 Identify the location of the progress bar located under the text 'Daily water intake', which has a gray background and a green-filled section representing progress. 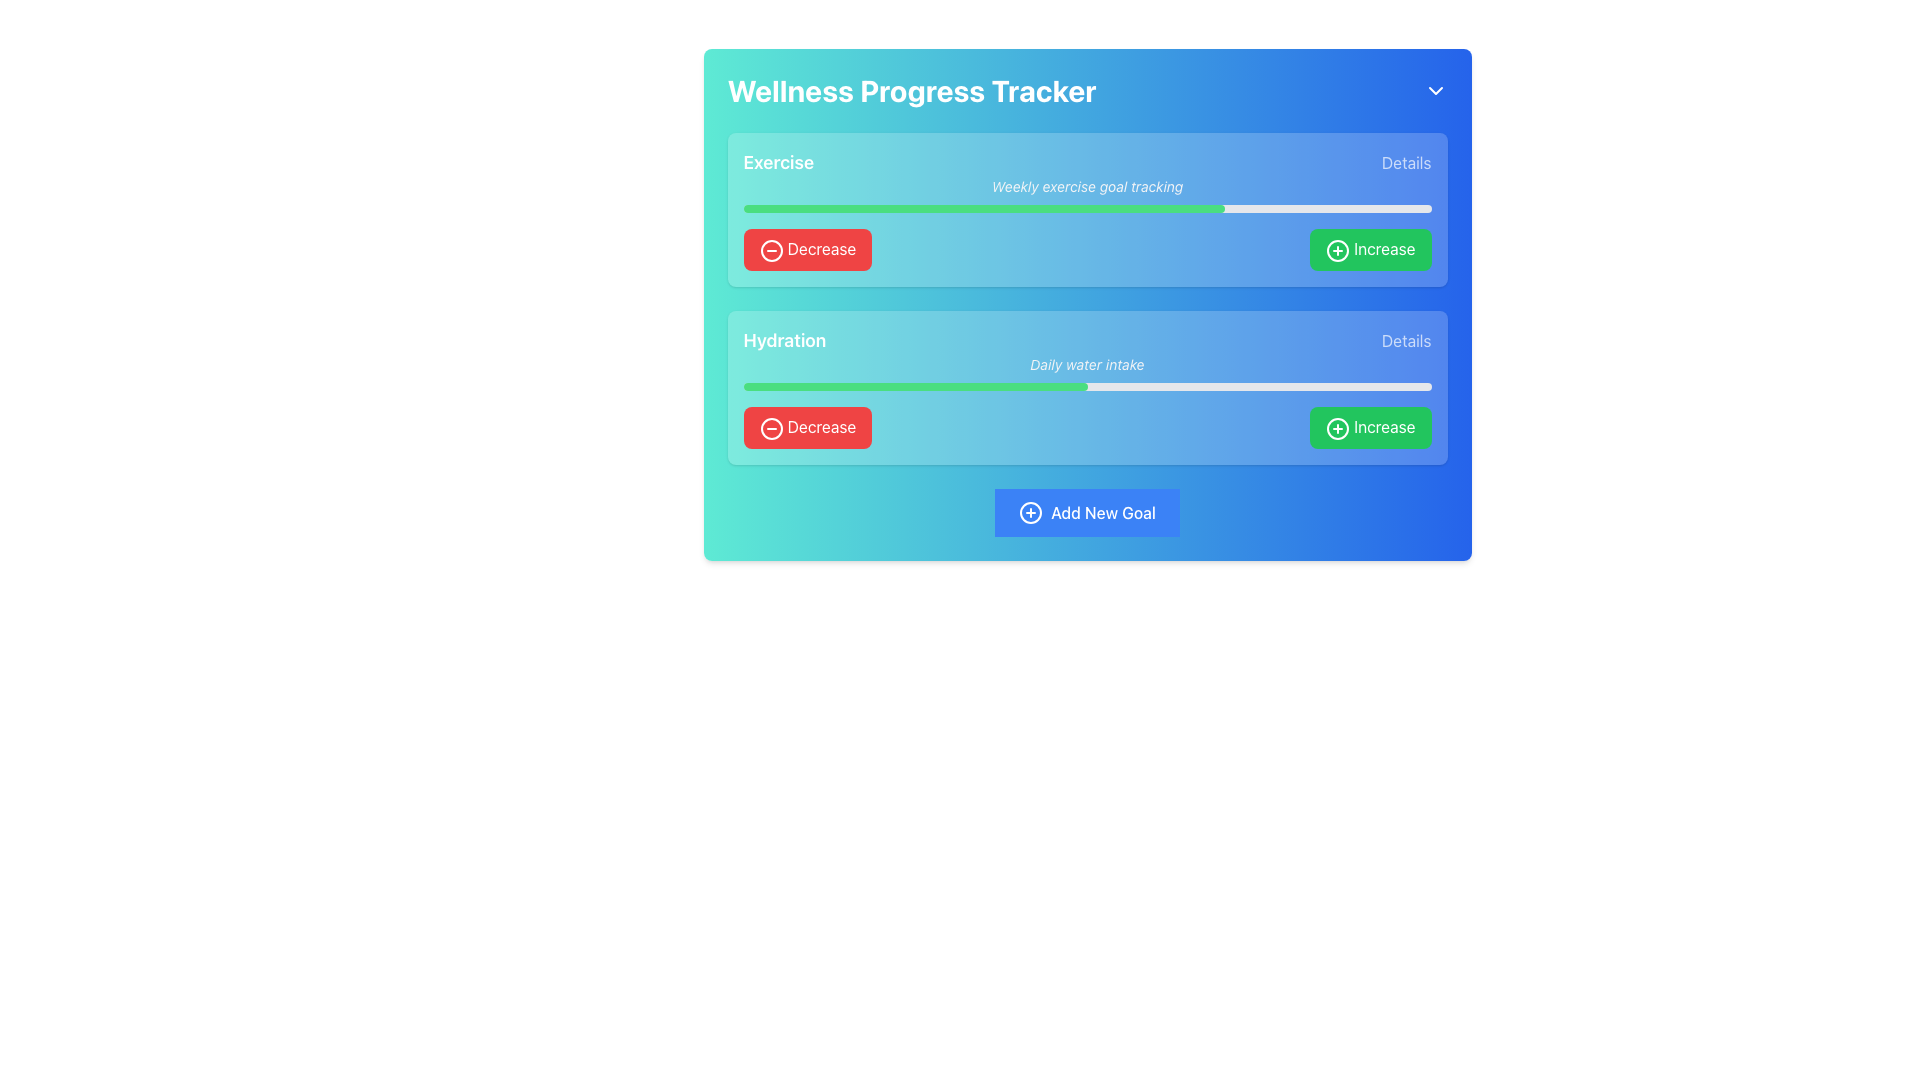
(1086, 386).